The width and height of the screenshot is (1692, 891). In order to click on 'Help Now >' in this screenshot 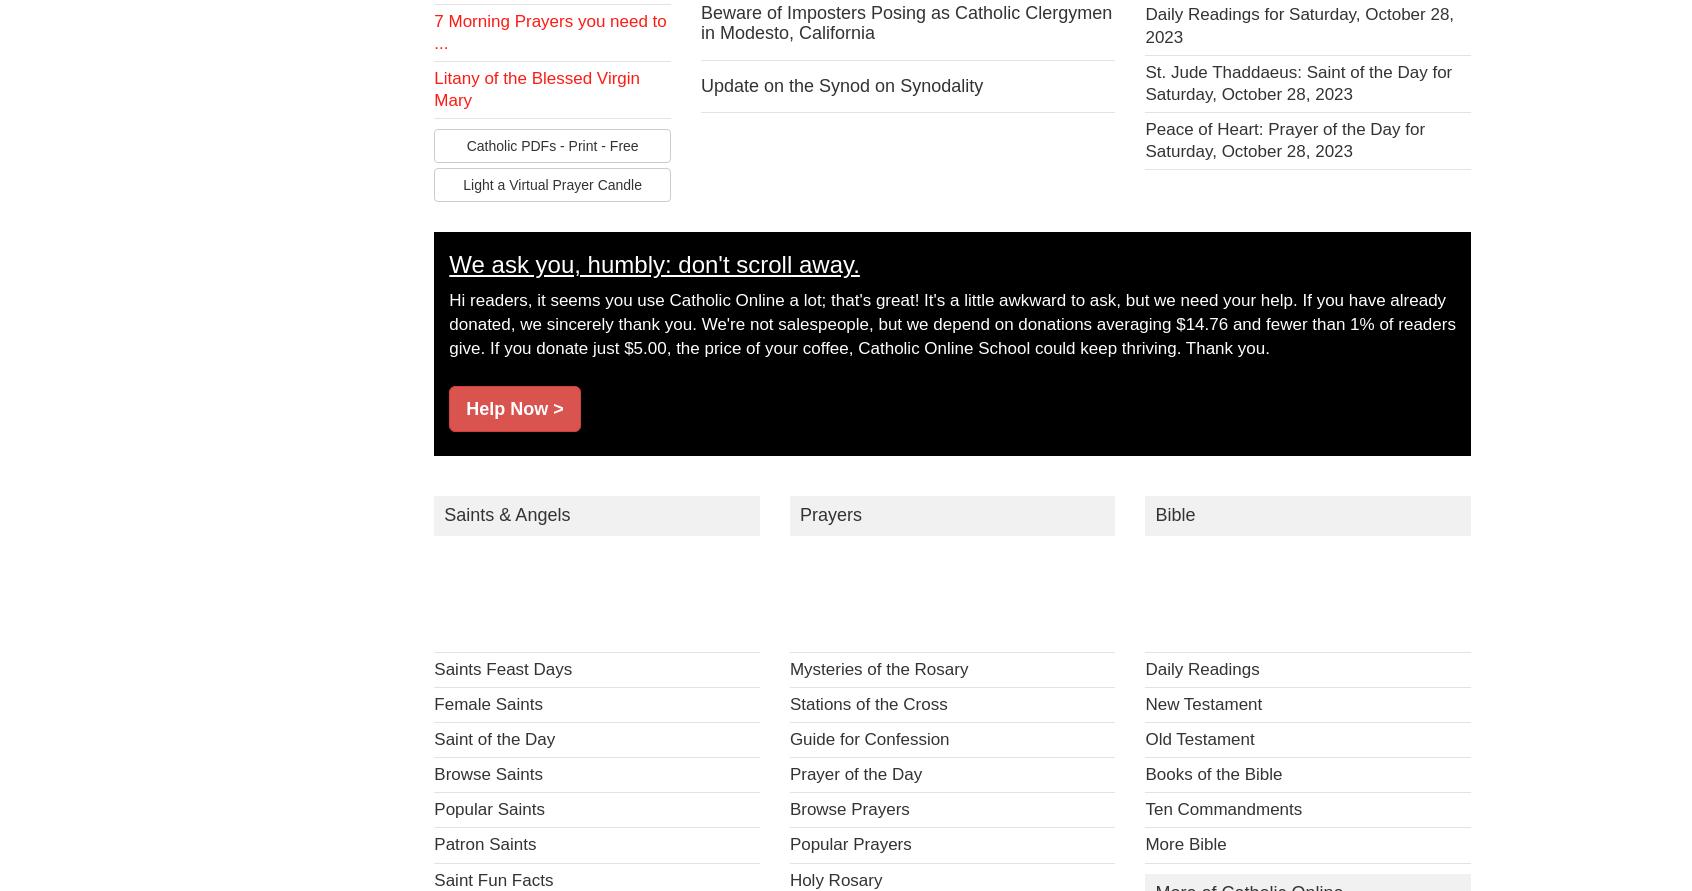, I will do `click(514, 407)`.